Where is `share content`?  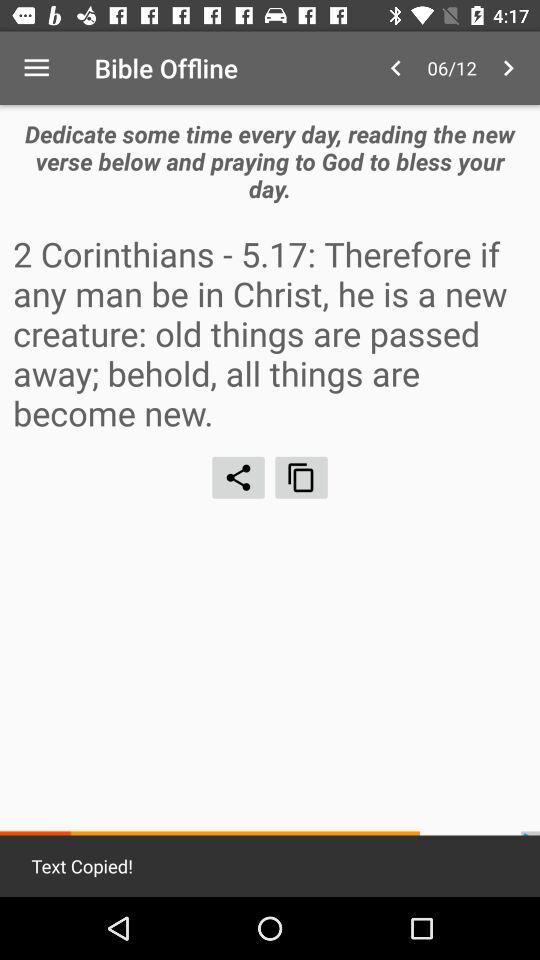 share content is located at coordinates (238, 477).